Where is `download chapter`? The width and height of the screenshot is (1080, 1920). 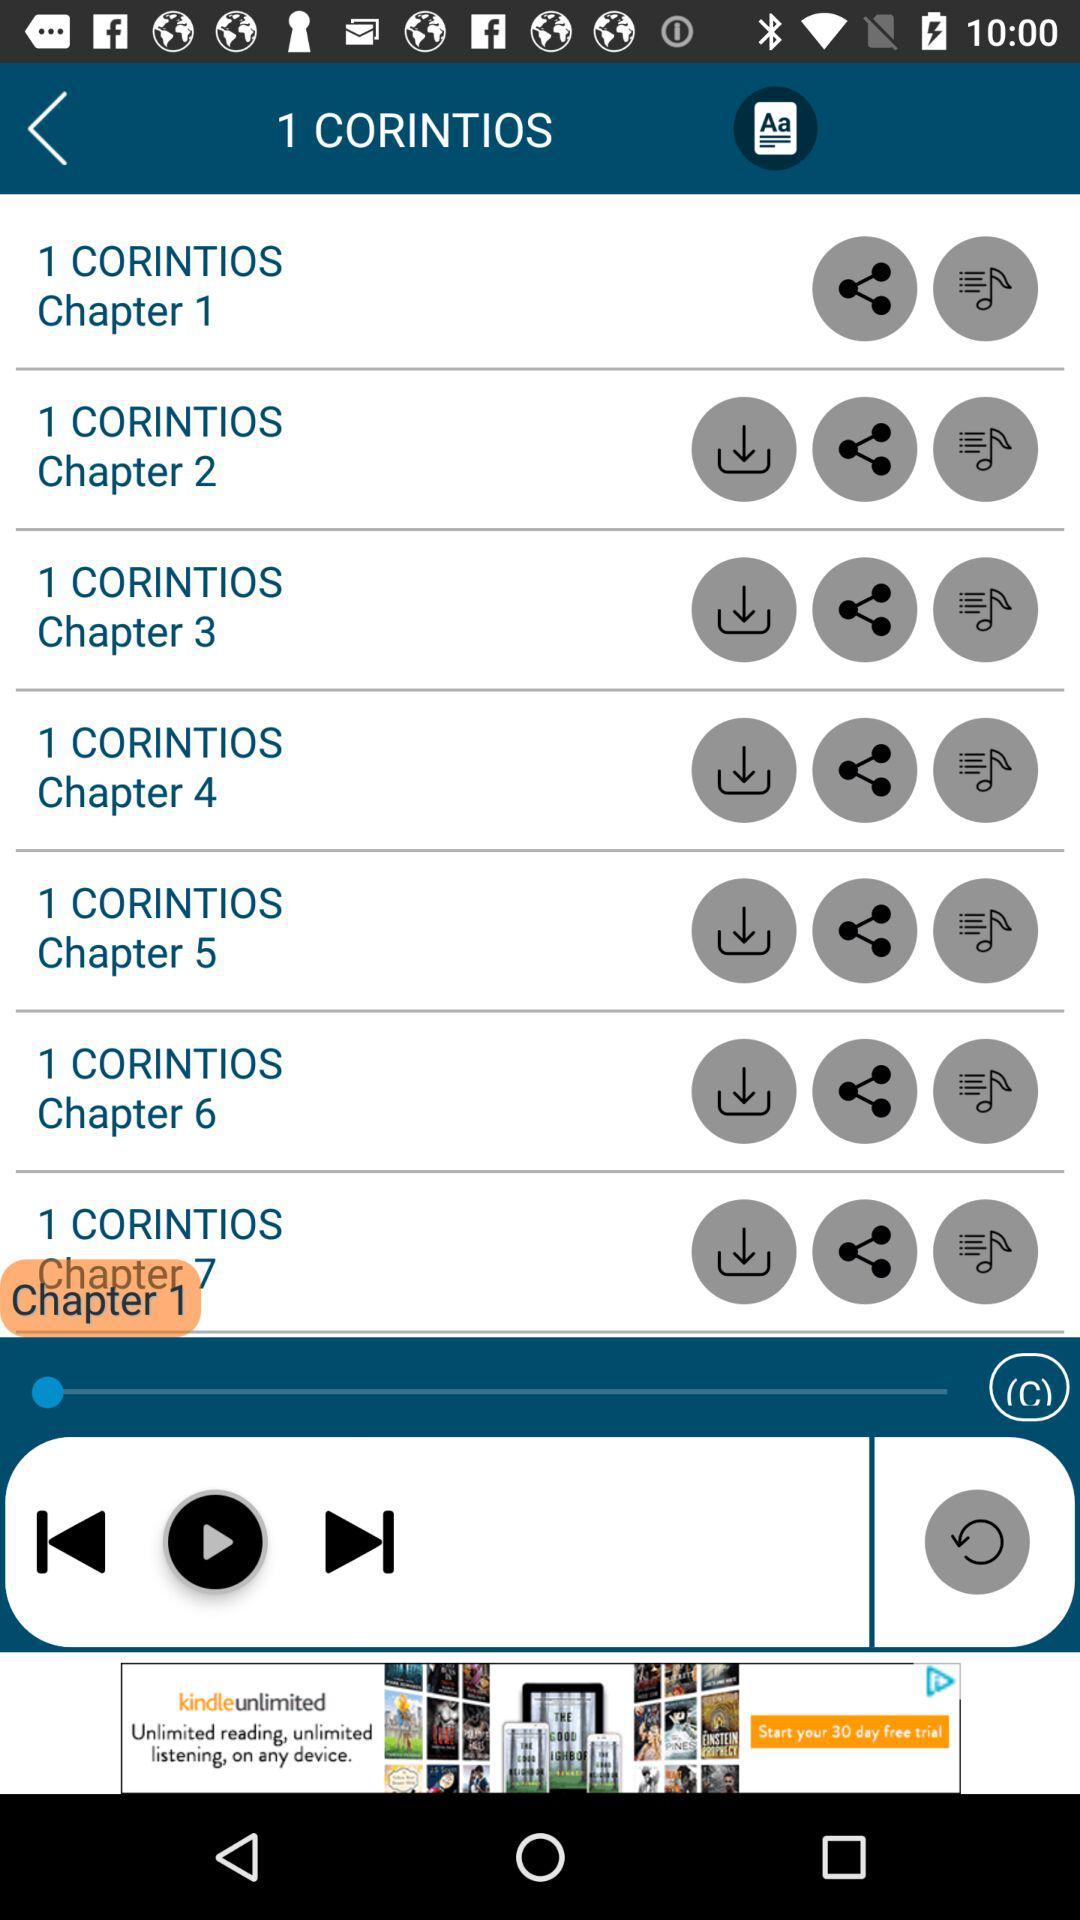 download chapter is located at coordinates (744, 1090).